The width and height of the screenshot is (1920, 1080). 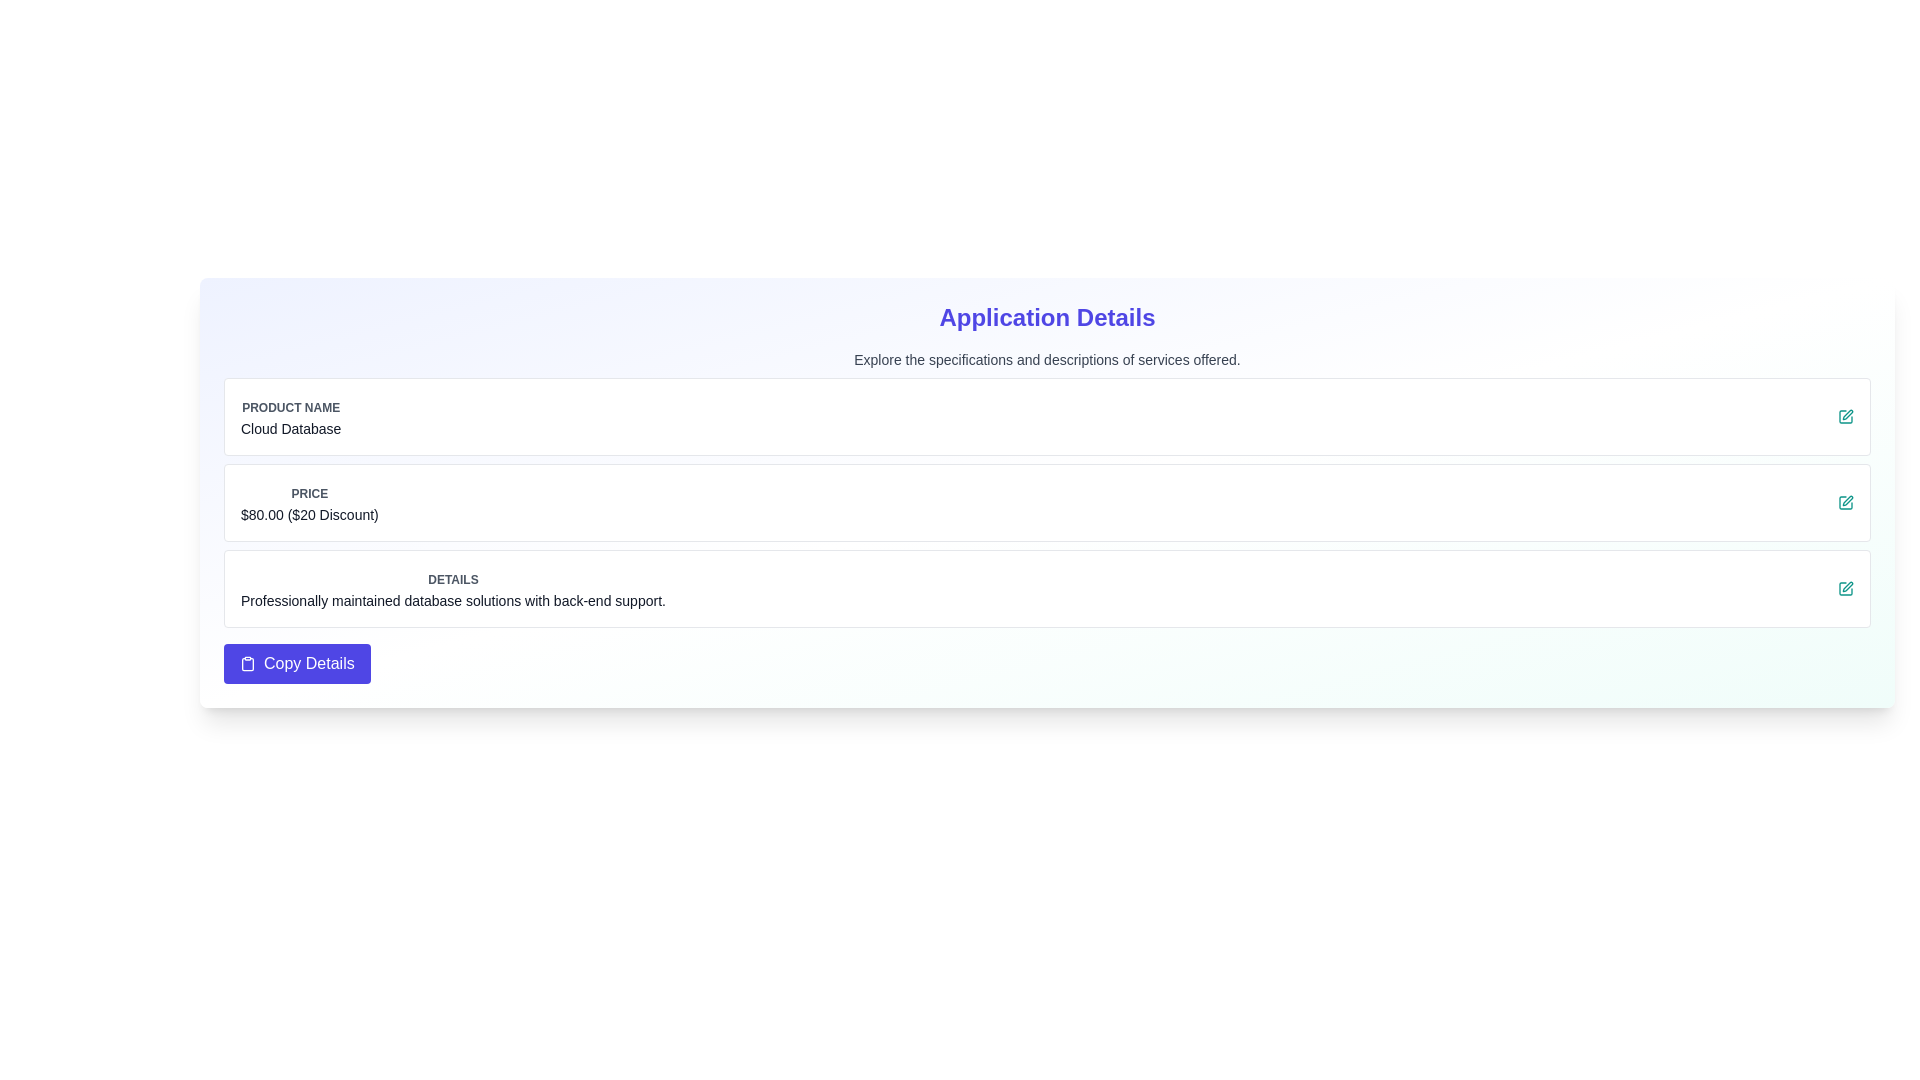 What do you see at coordinates (1845, 415) in the screenshot?
I see `the pencil icon button located at the right end of the 'Product Name' row` at bounding box center [1845, 415].